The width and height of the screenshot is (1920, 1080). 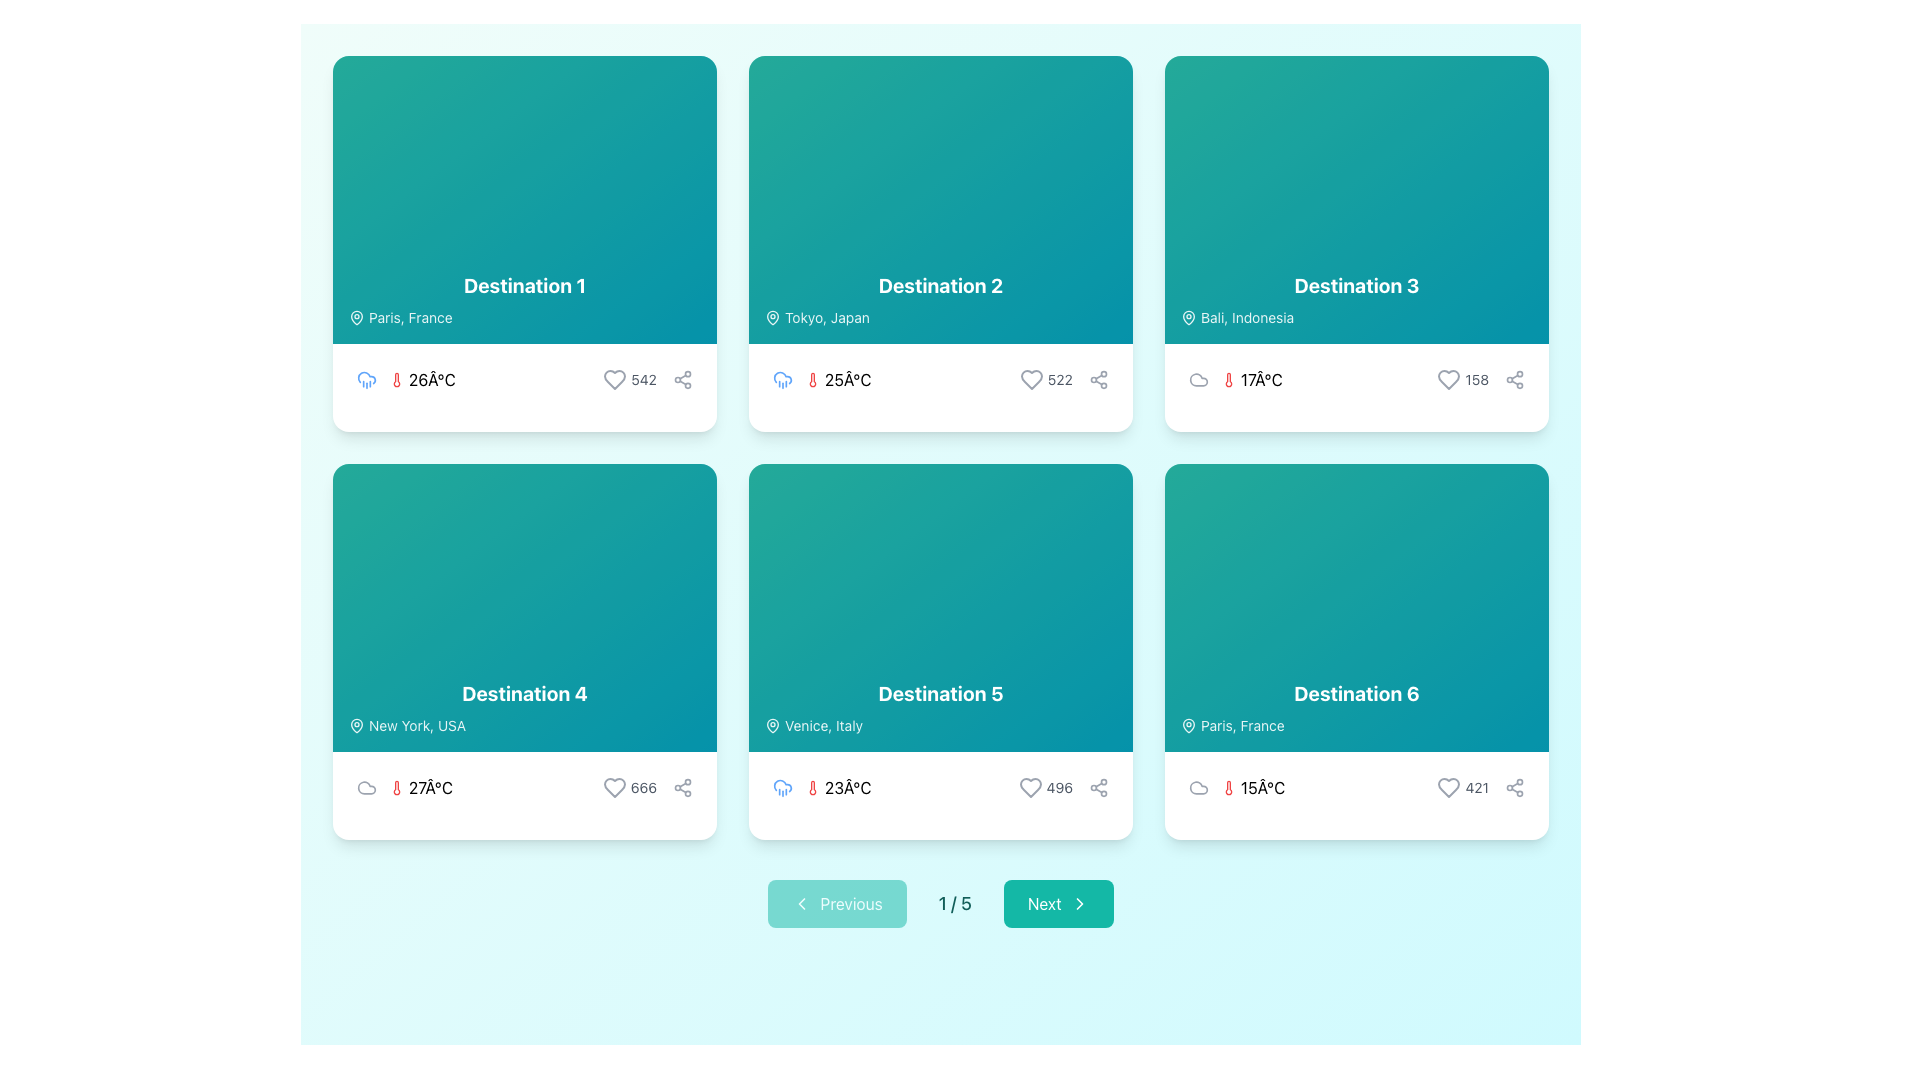 I want to click on the Location Pin icon that indicates the geographic location of 'Paris, France', which is located in the top-left corner of the first item in the grid of destination cards, so click(x=356, y=316).